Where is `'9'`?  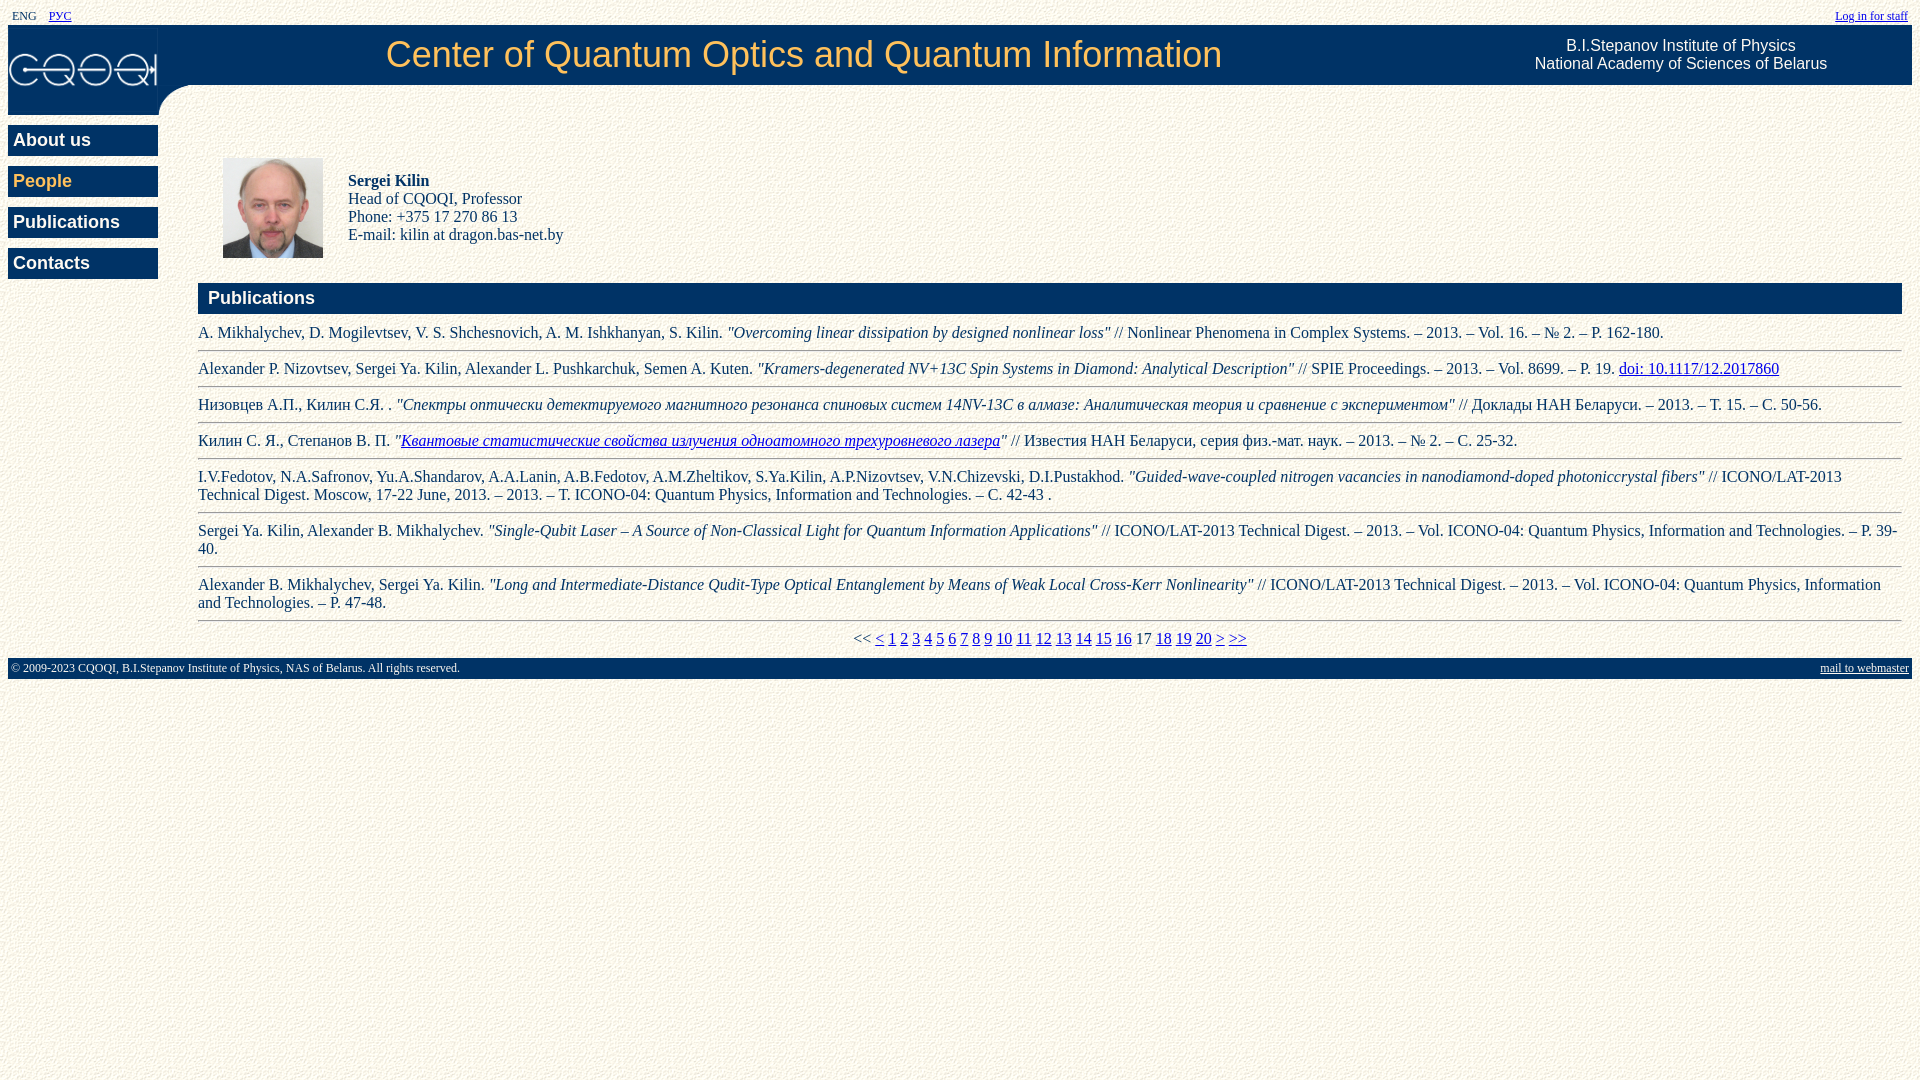
'9' is located at coordinates (988, 638).